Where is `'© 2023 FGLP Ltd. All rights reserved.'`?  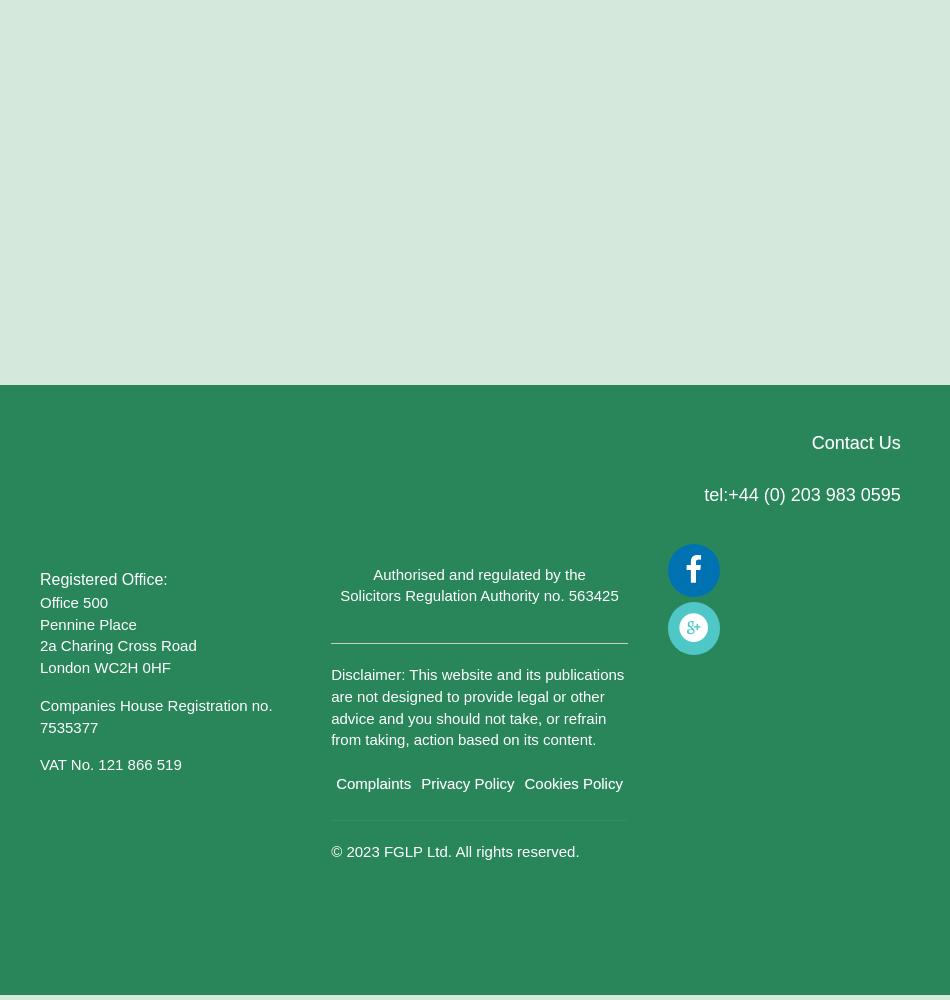
'© 2023 FGLP Ltd. All rights reserved.' is located at coordinates (453, 850).